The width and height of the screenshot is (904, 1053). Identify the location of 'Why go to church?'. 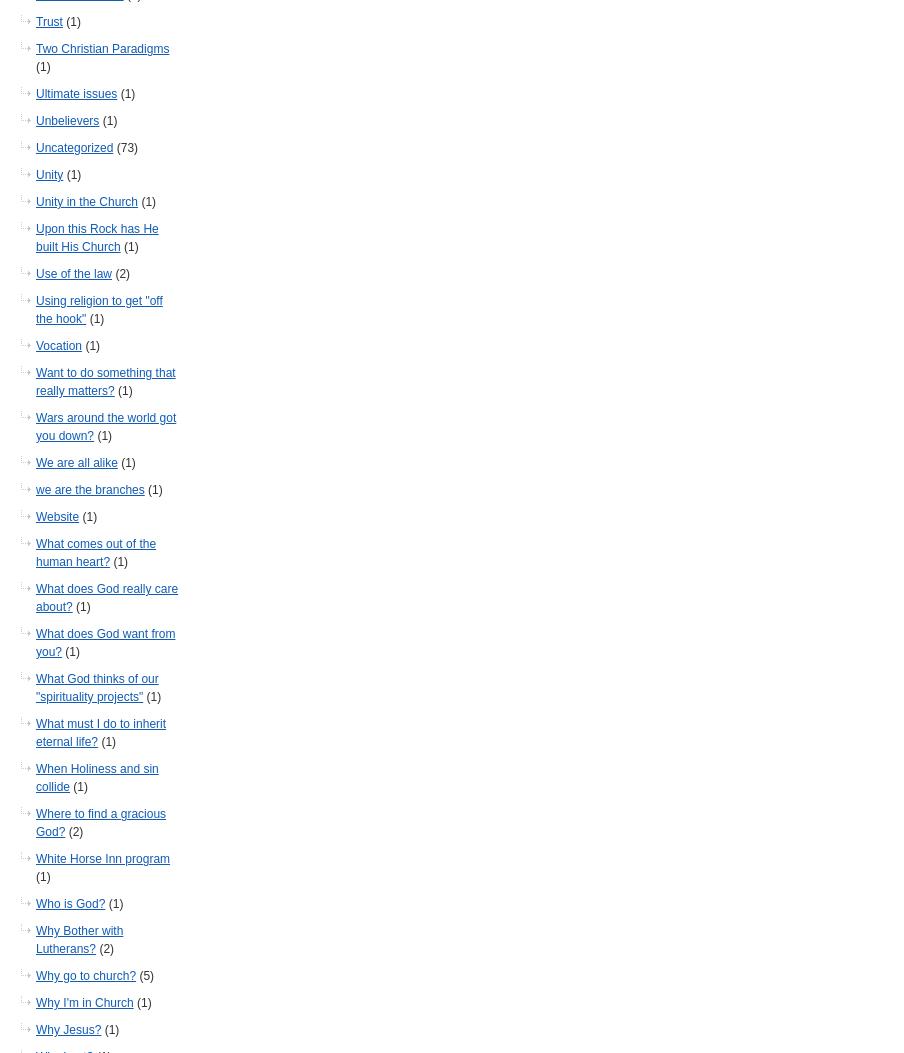
(85, 976).